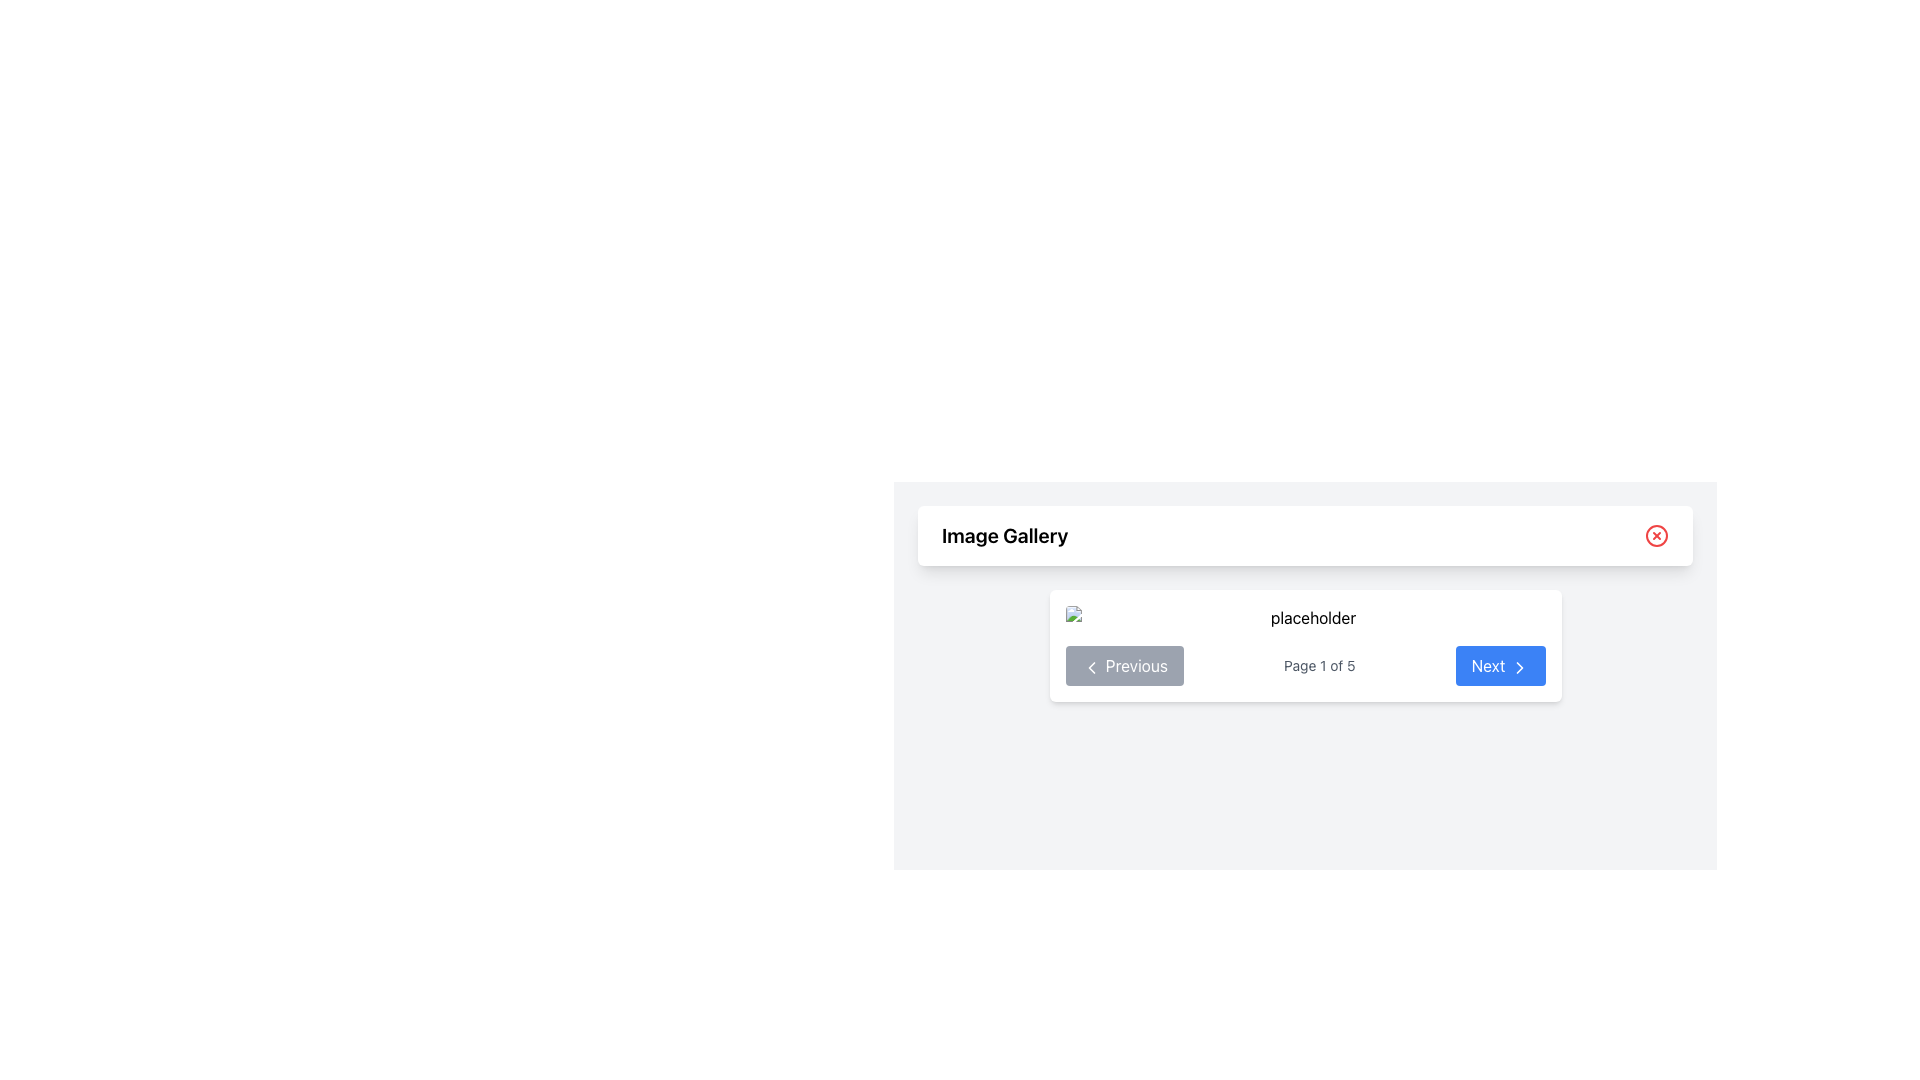 The width and height of the screenshot is (1920, 1080). What do you see at coordinates (1319, 666) in the screenshot?
I see `the static text label that displays the current page index and total pages in the pagination control, located between the 'Previous' and 'Next' buttons` at bounding box center [1319, 666].